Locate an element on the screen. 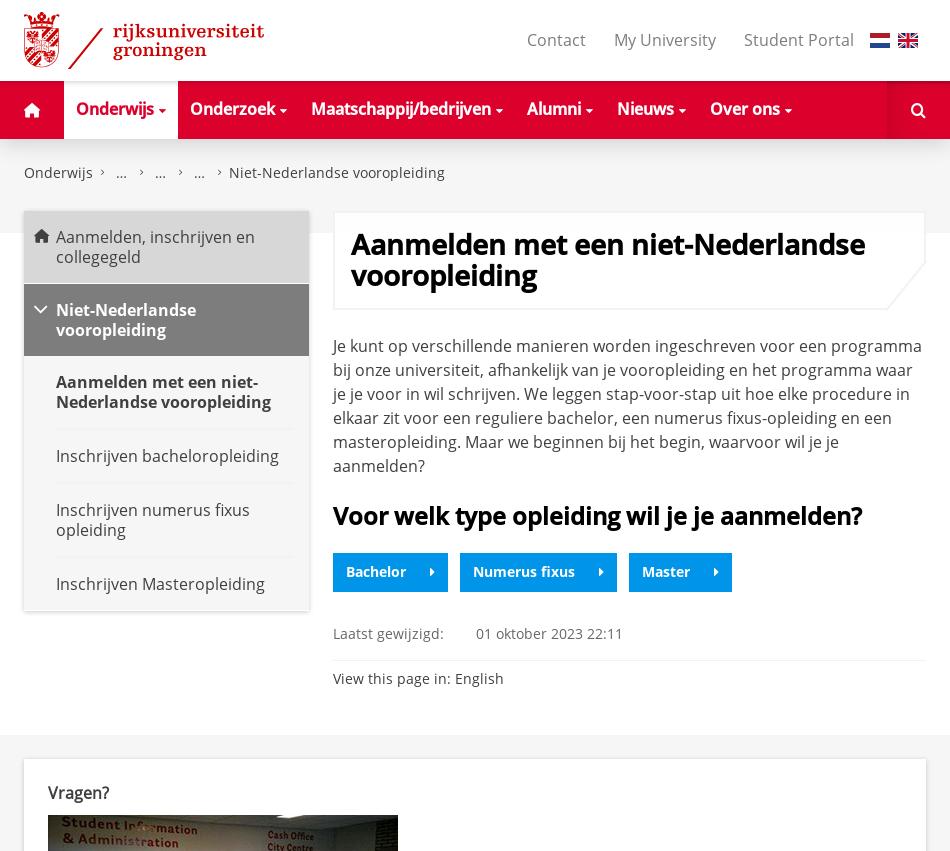 The image size is (950, 851). 'Over ons' is located at coordinates (743, 106).